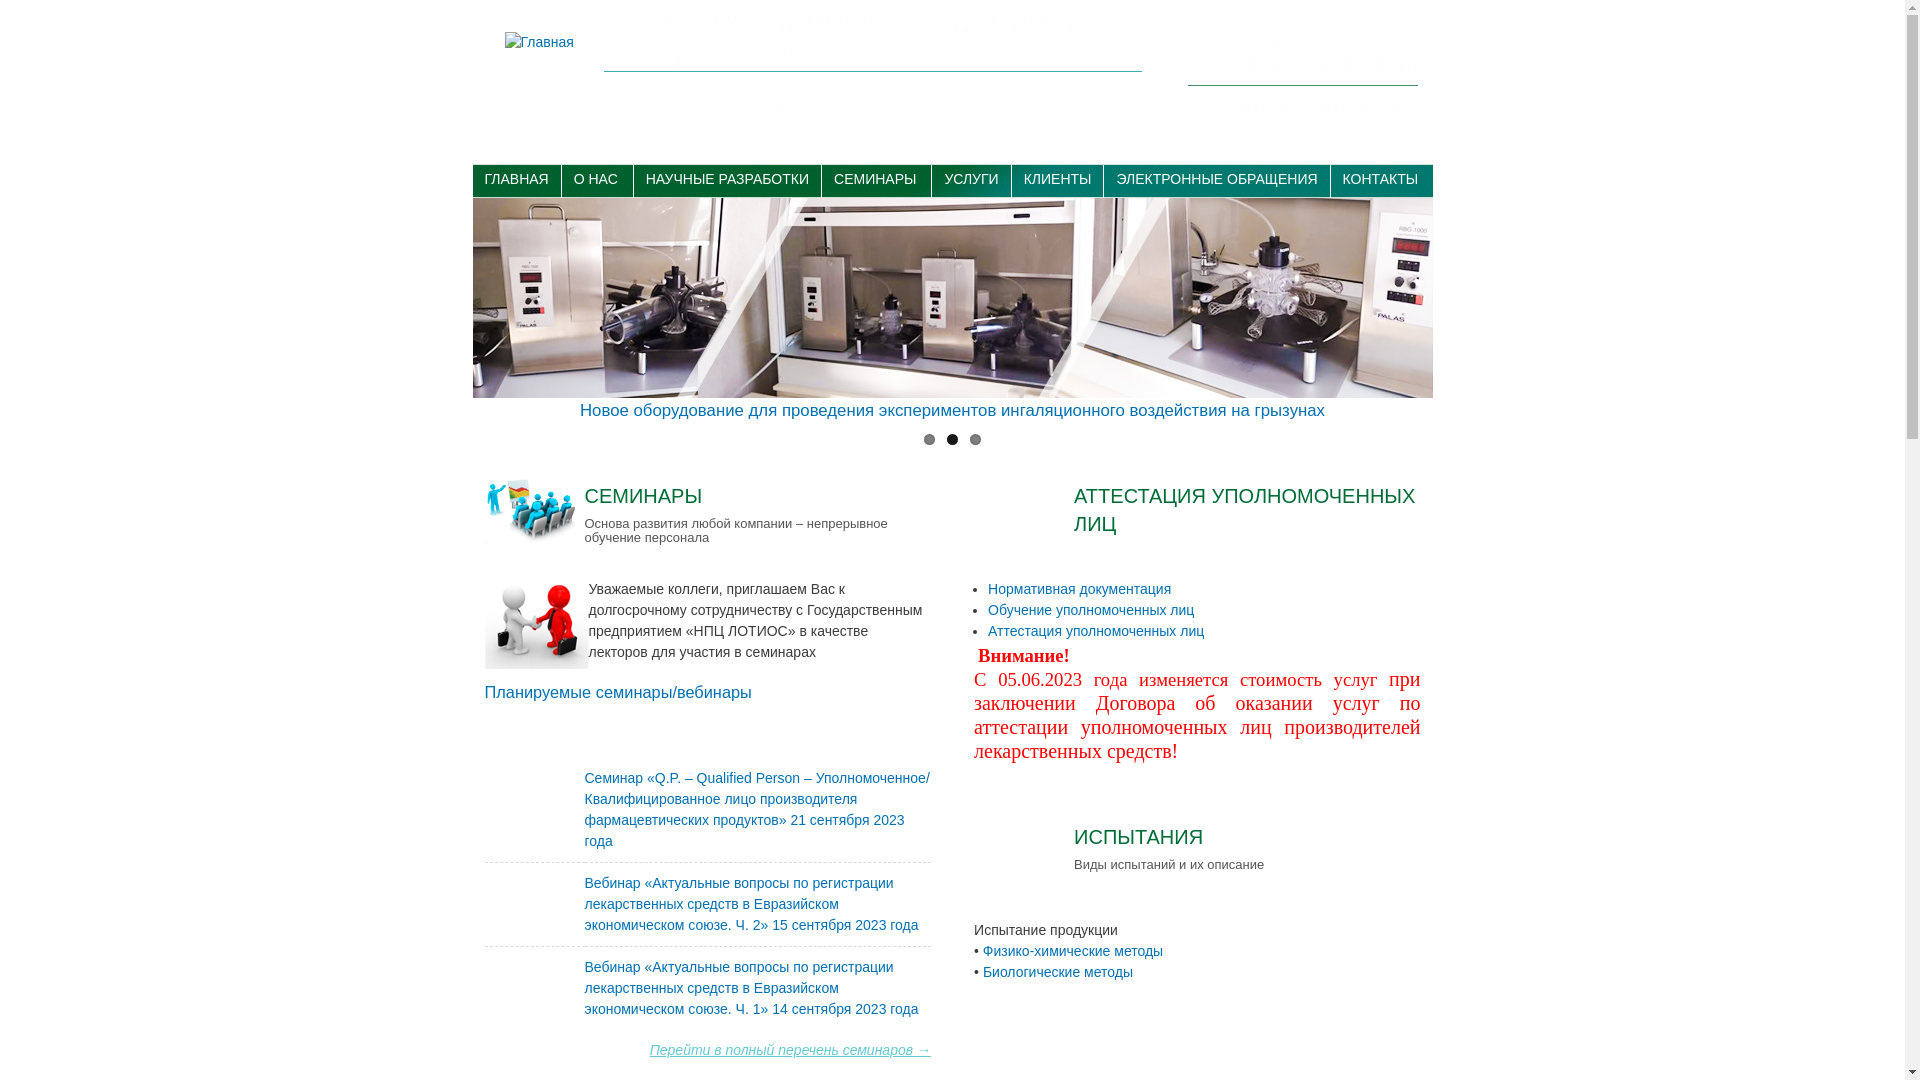 This screenshot has width=1920, height=1080. Describe the element at coordinates (975, 438) in the screenshot. I see `'3'` at that location.